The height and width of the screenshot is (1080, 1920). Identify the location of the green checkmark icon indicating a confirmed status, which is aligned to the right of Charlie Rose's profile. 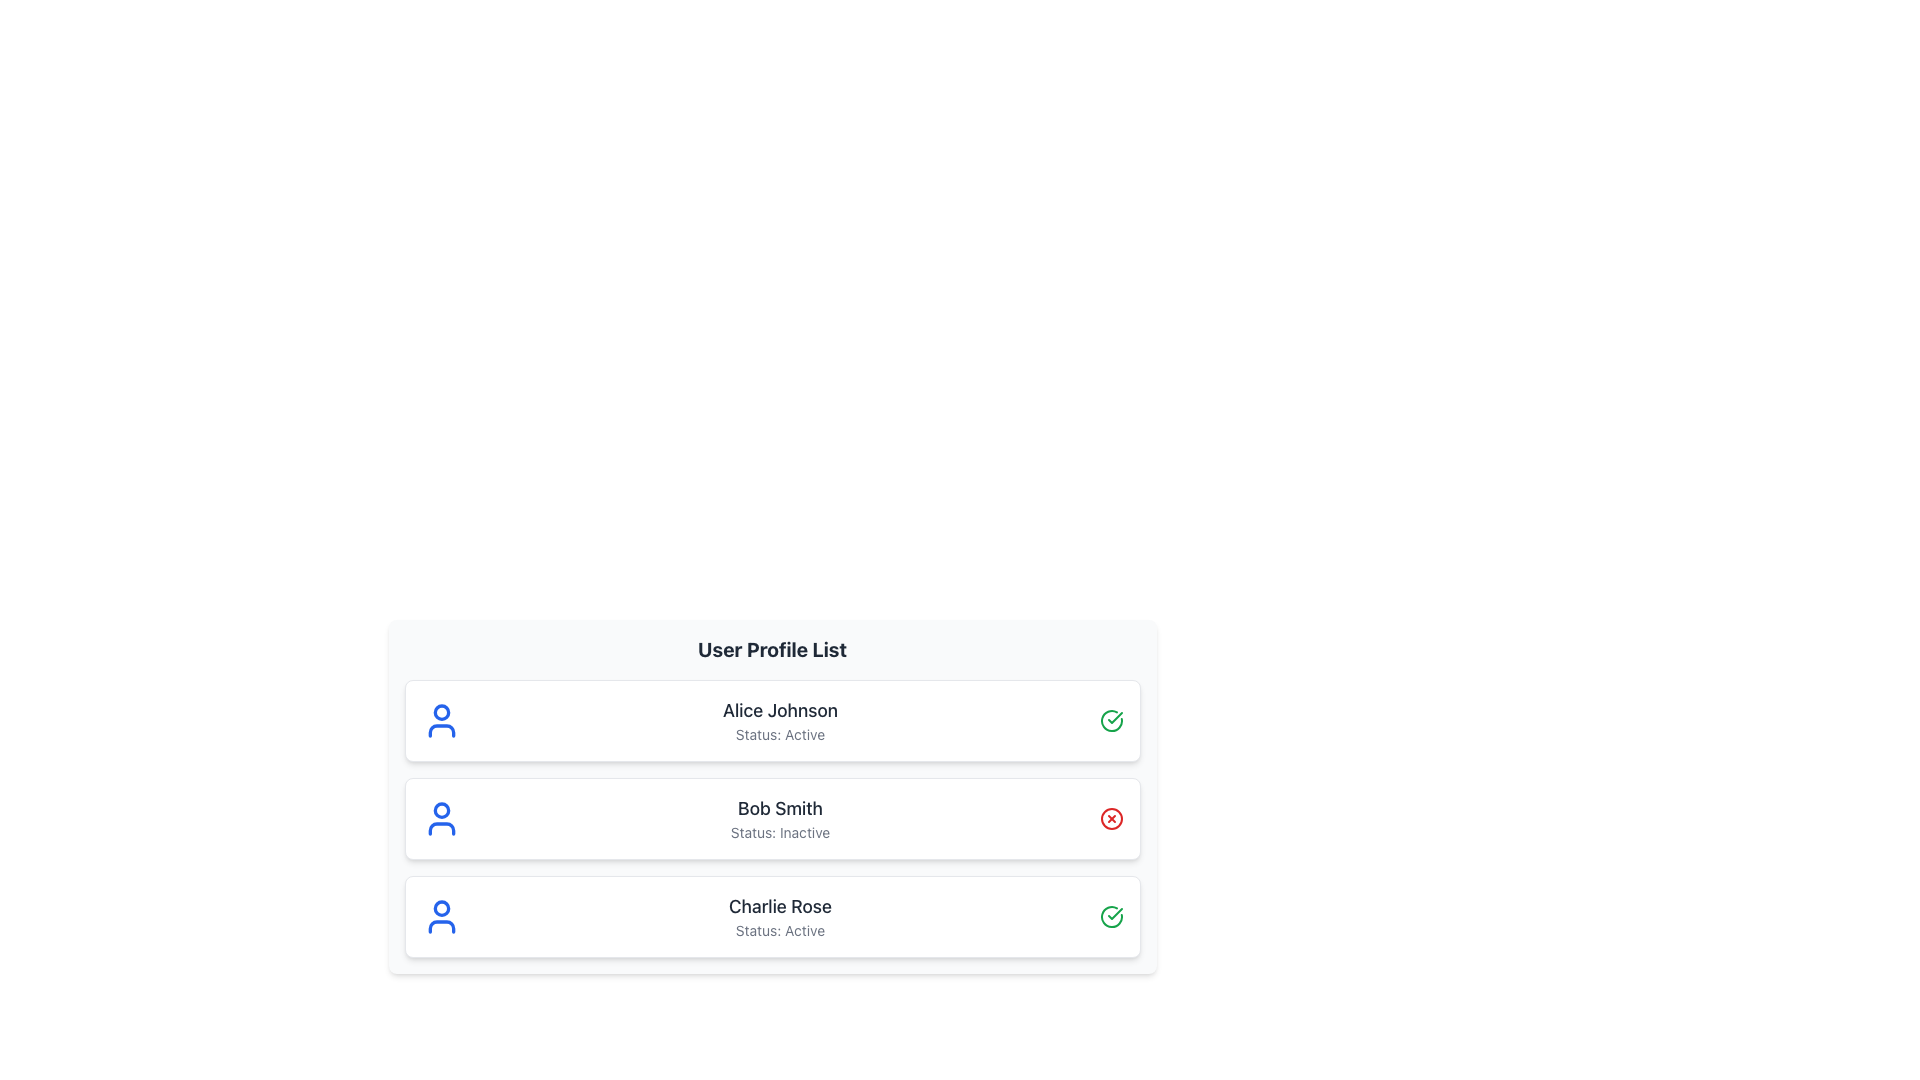
(1110, 721).